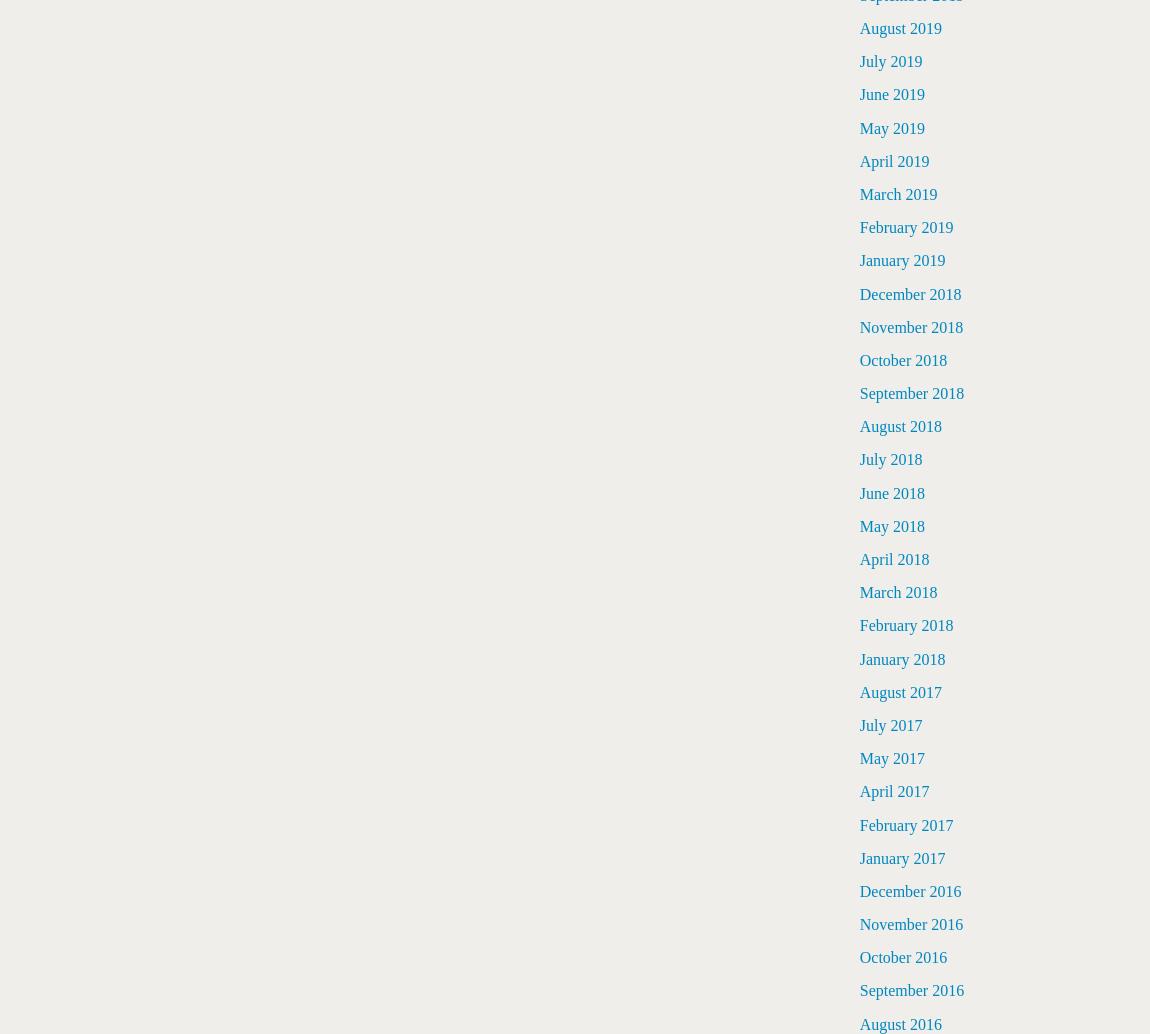 This screenshot has width=1150, height=1034. I want to click on 'April 2018', so click(894, 559).